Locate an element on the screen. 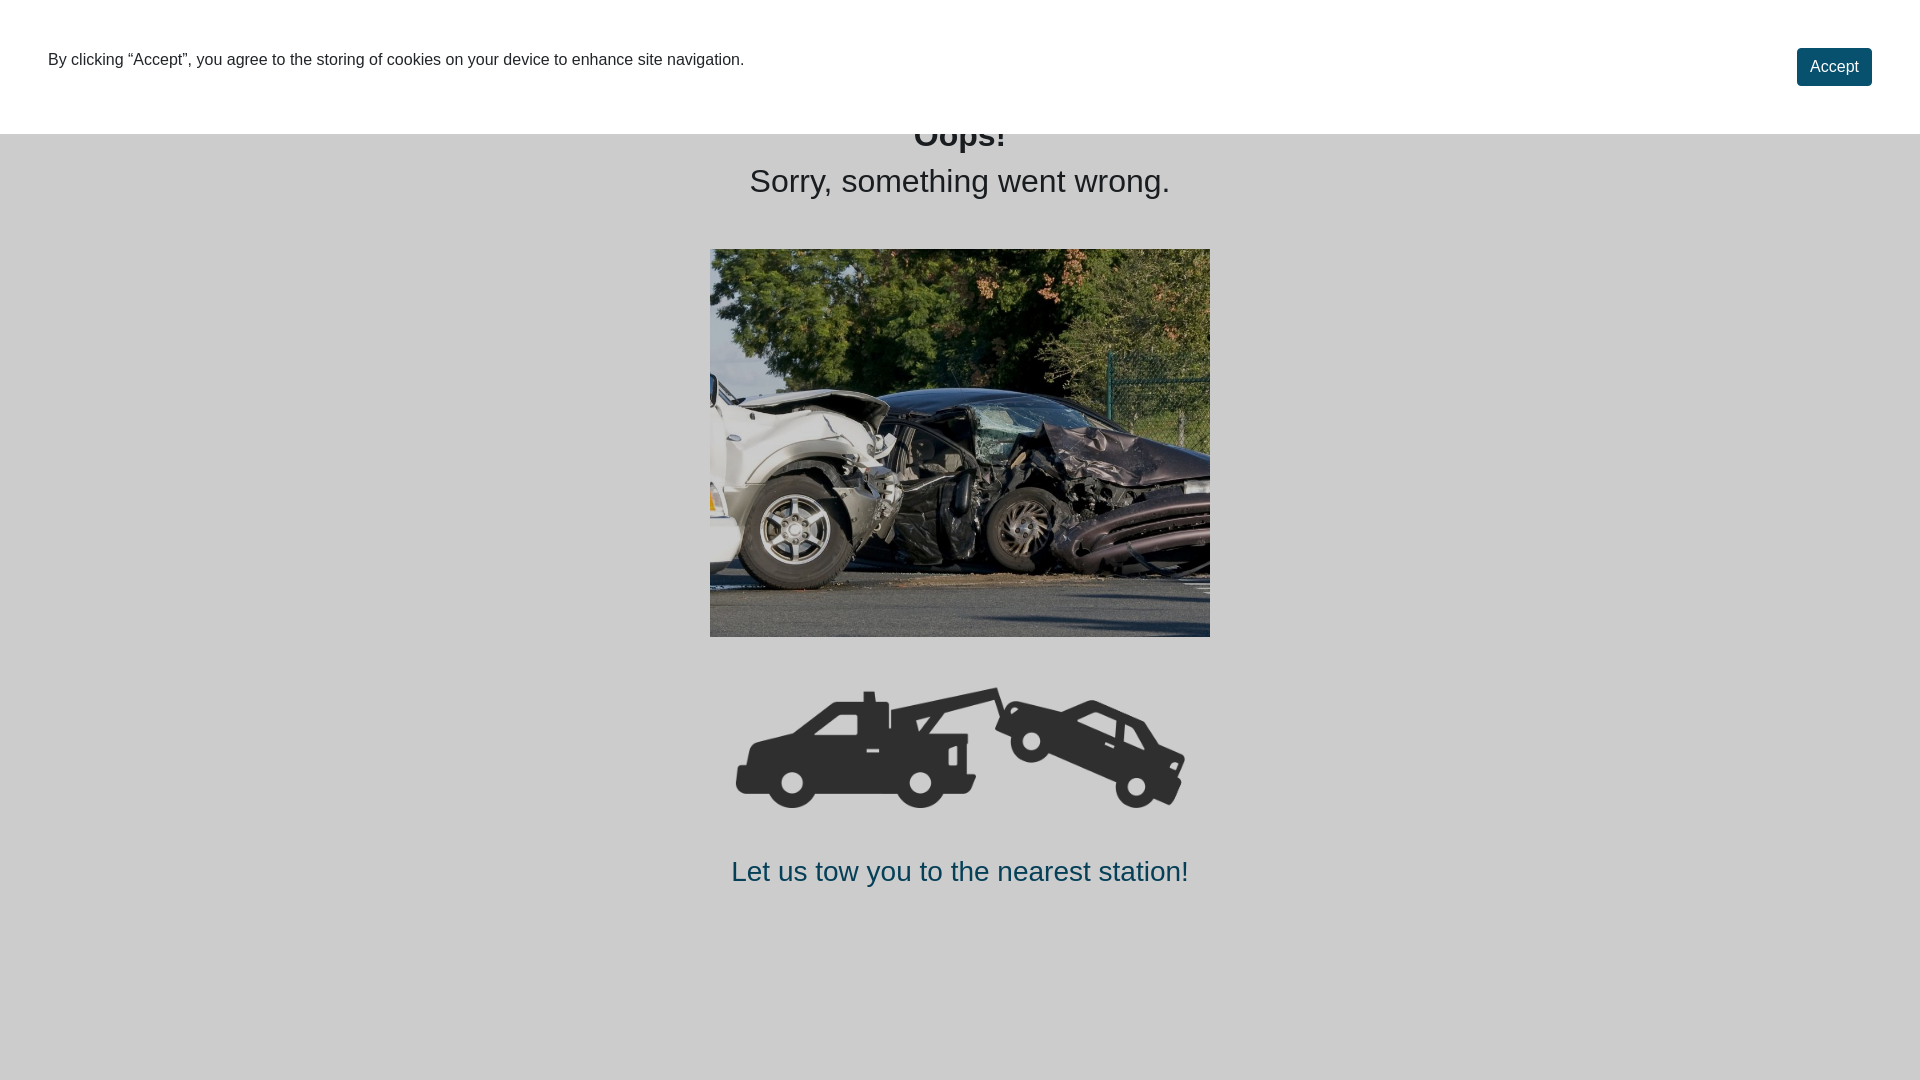 The width and height of the screenshot is (1920, 1080). '500' is located at coordinates (960, 442).